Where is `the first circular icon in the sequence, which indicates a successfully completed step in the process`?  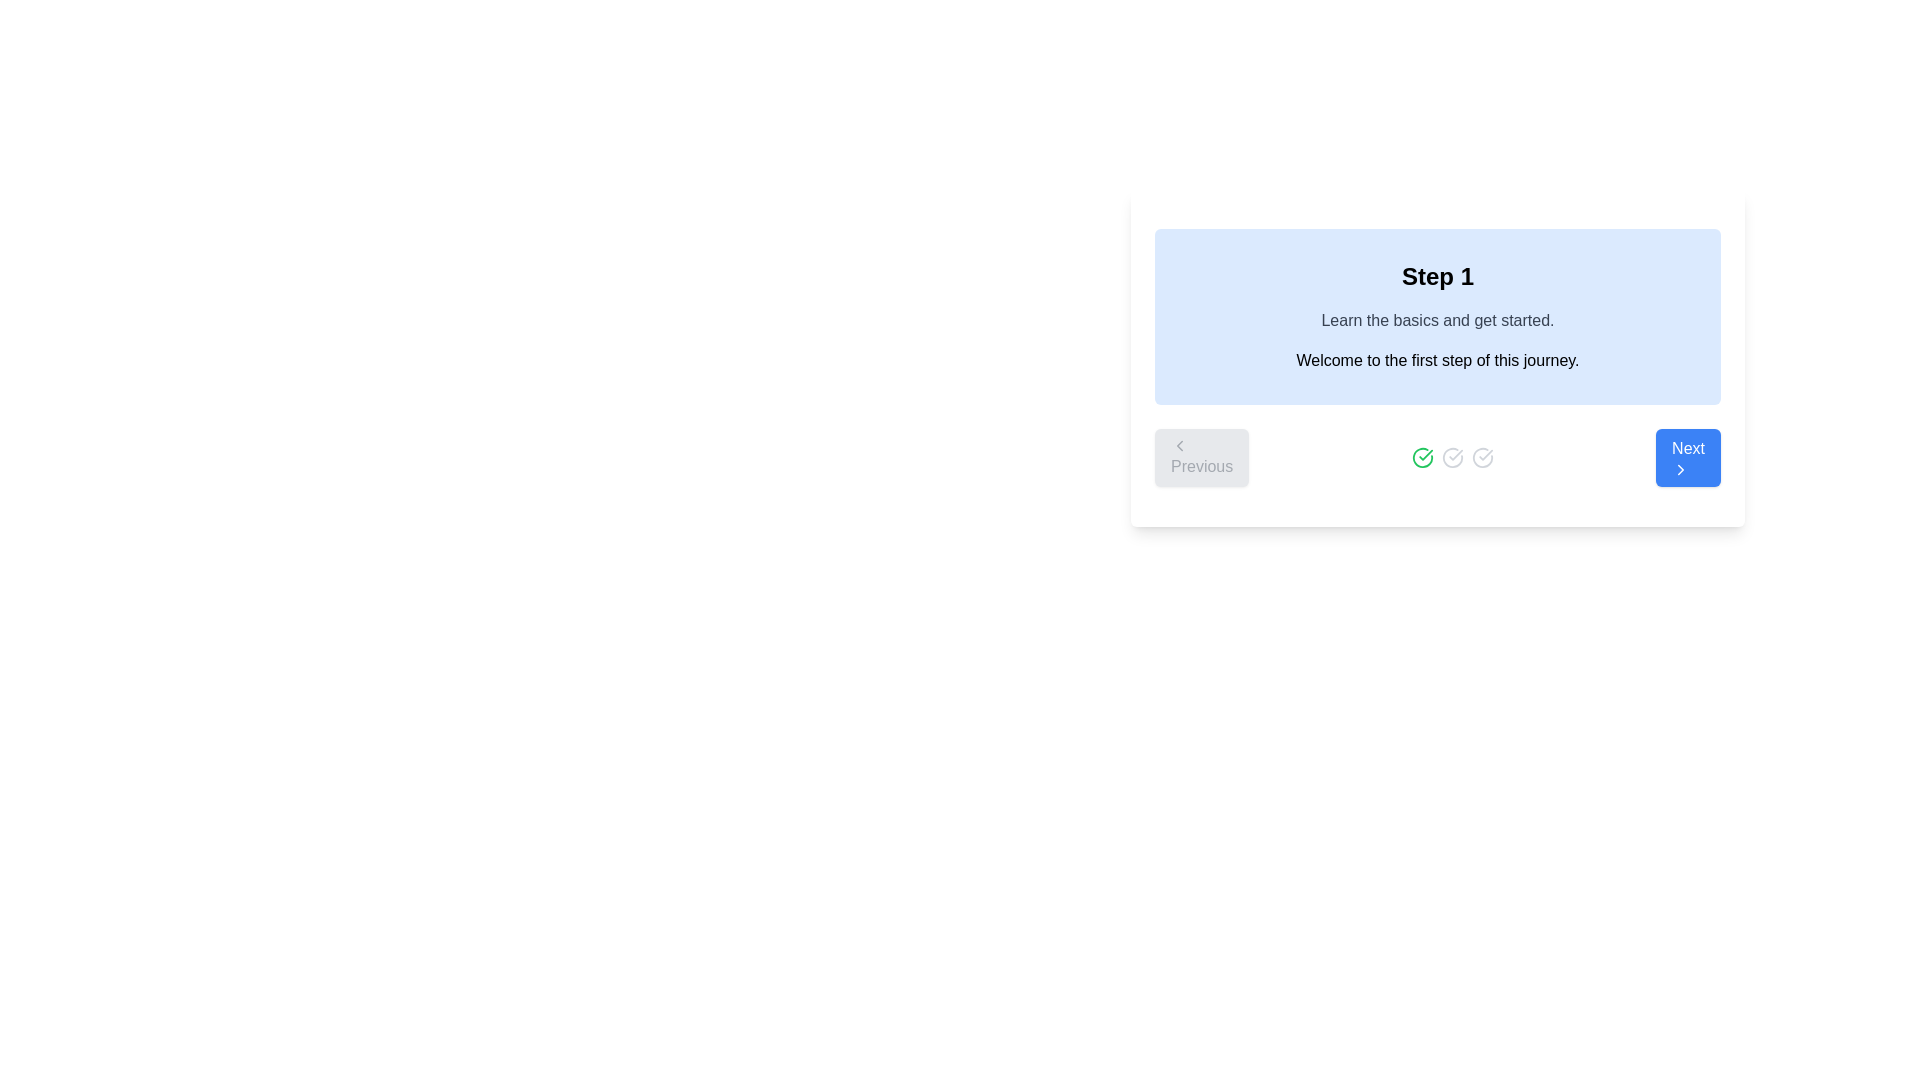 the first circular icon in the sequence, which indicates a successfully completed step in the process is located at coordinates (1421, 458).